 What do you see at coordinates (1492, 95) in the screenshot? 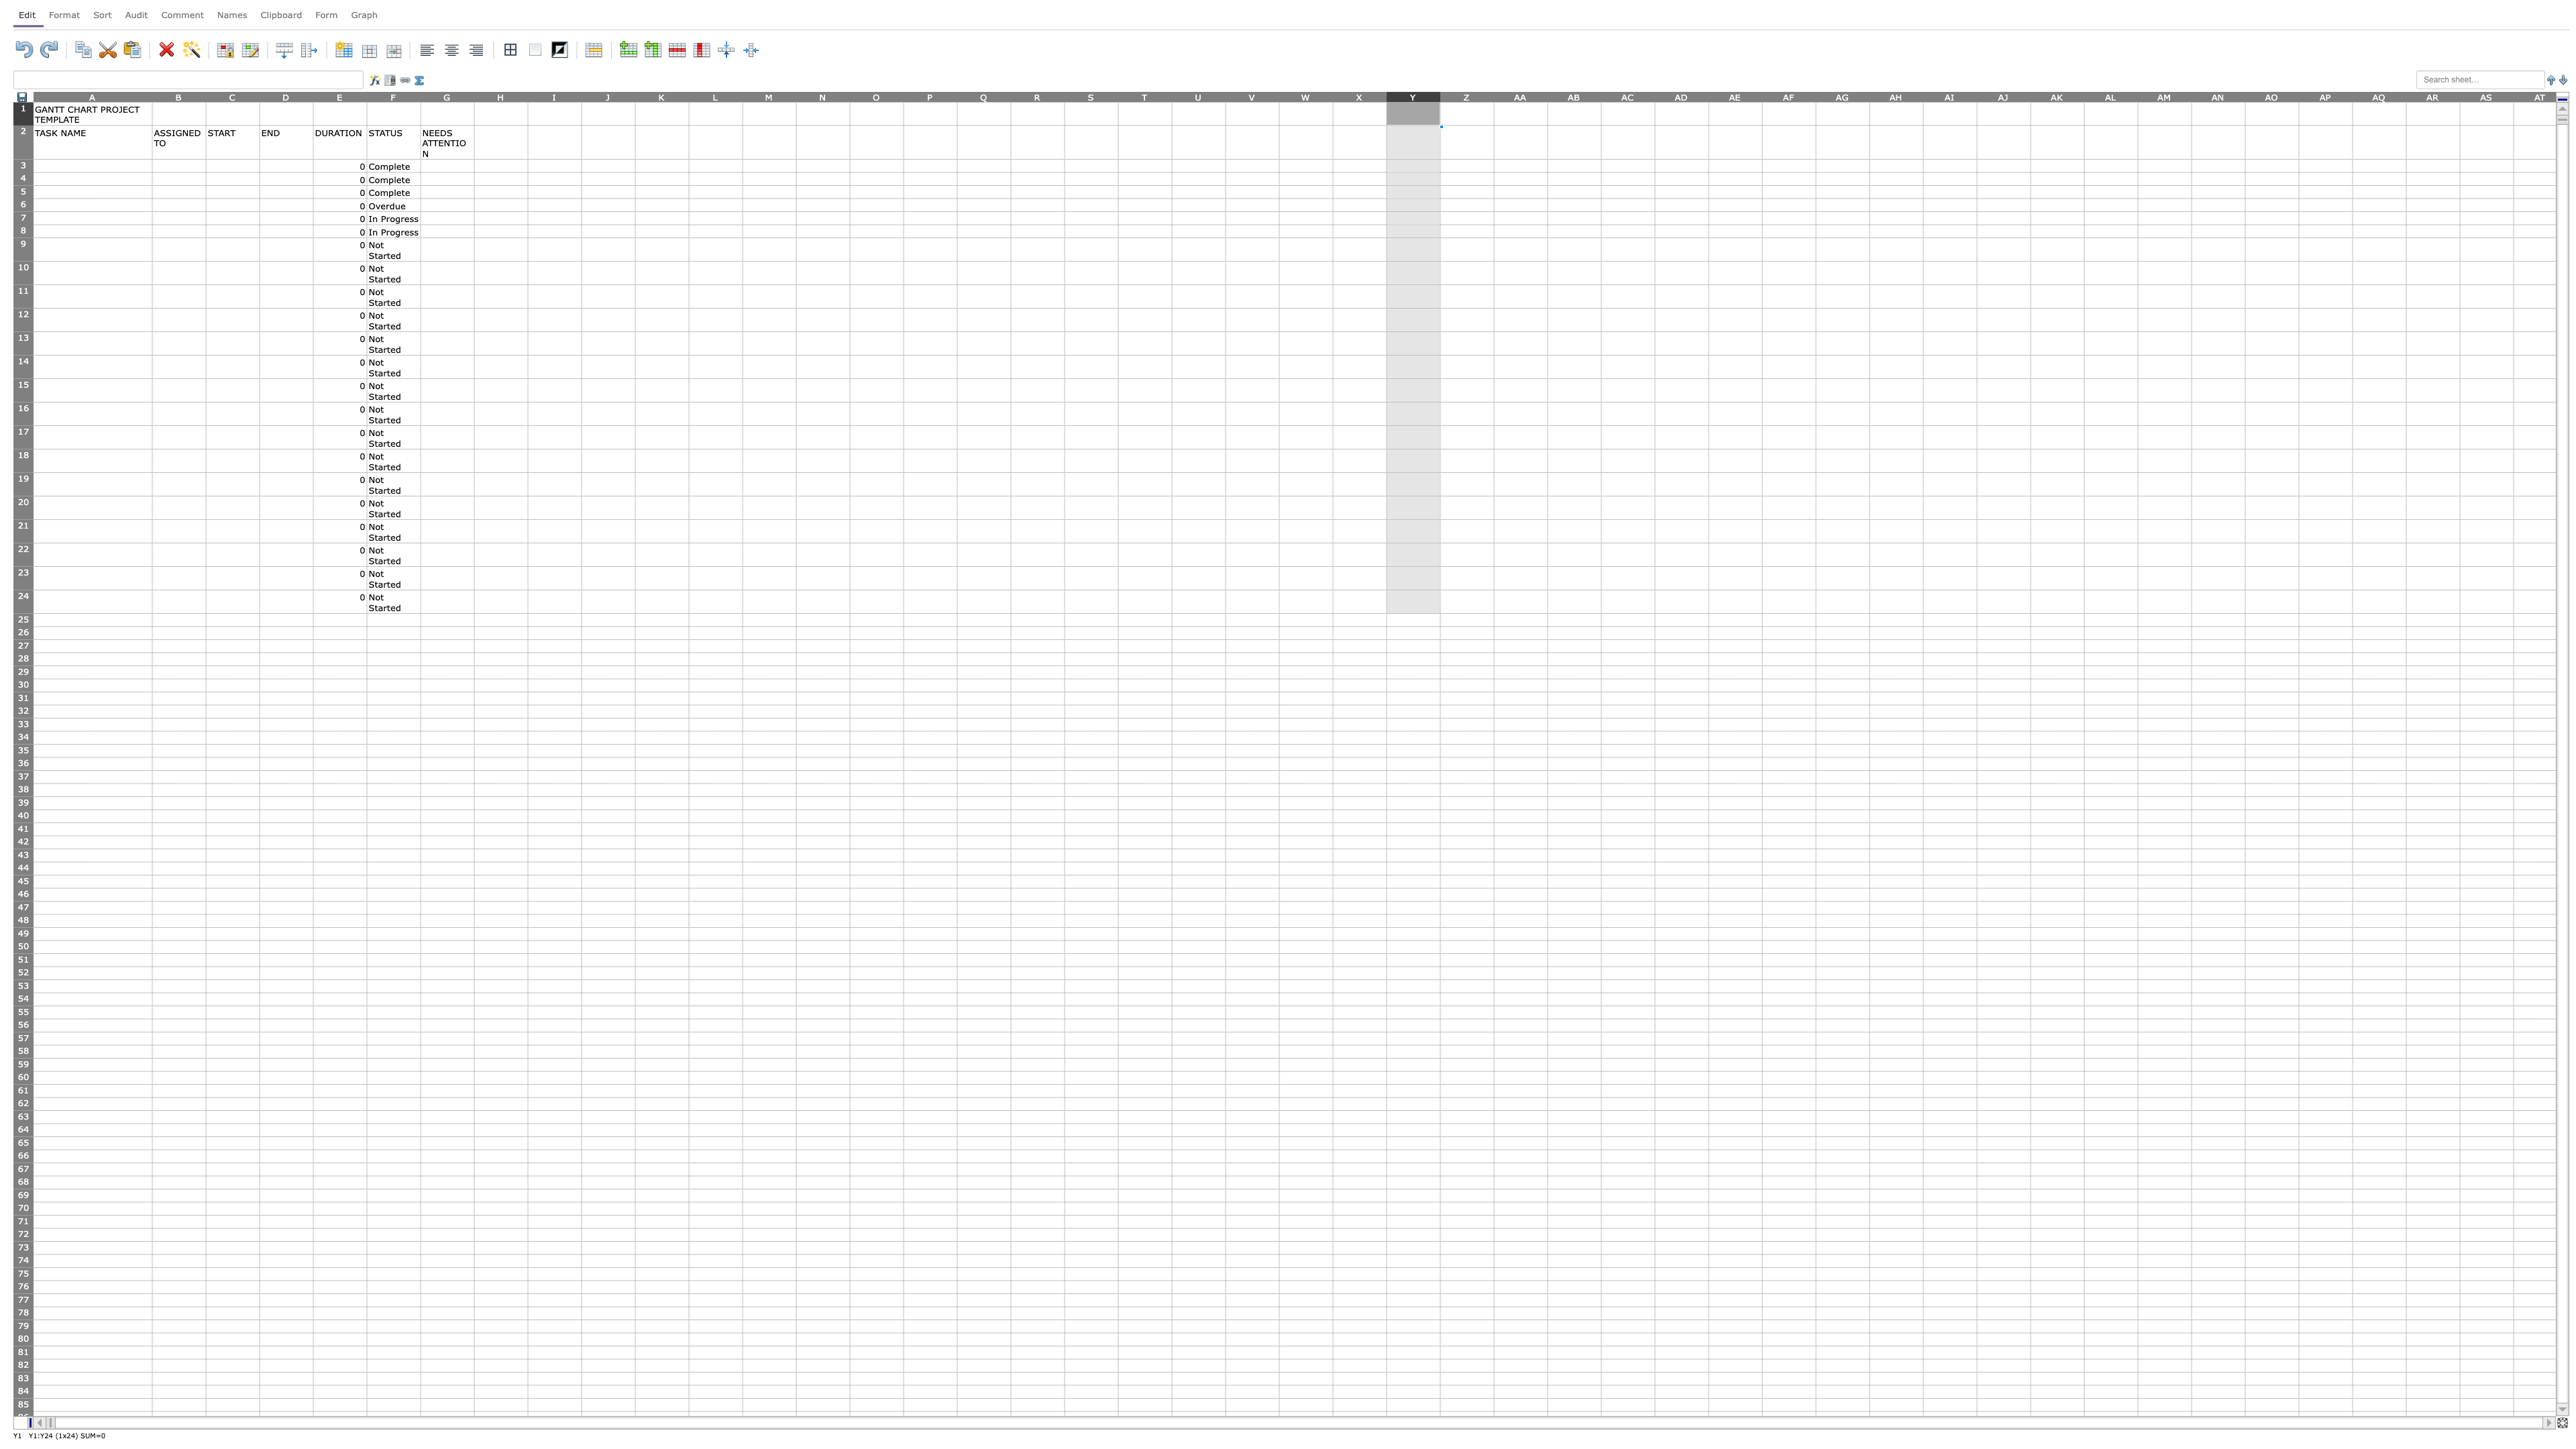
I see `Hover over column Z's resize handle` at bounding box center [1492, 95].